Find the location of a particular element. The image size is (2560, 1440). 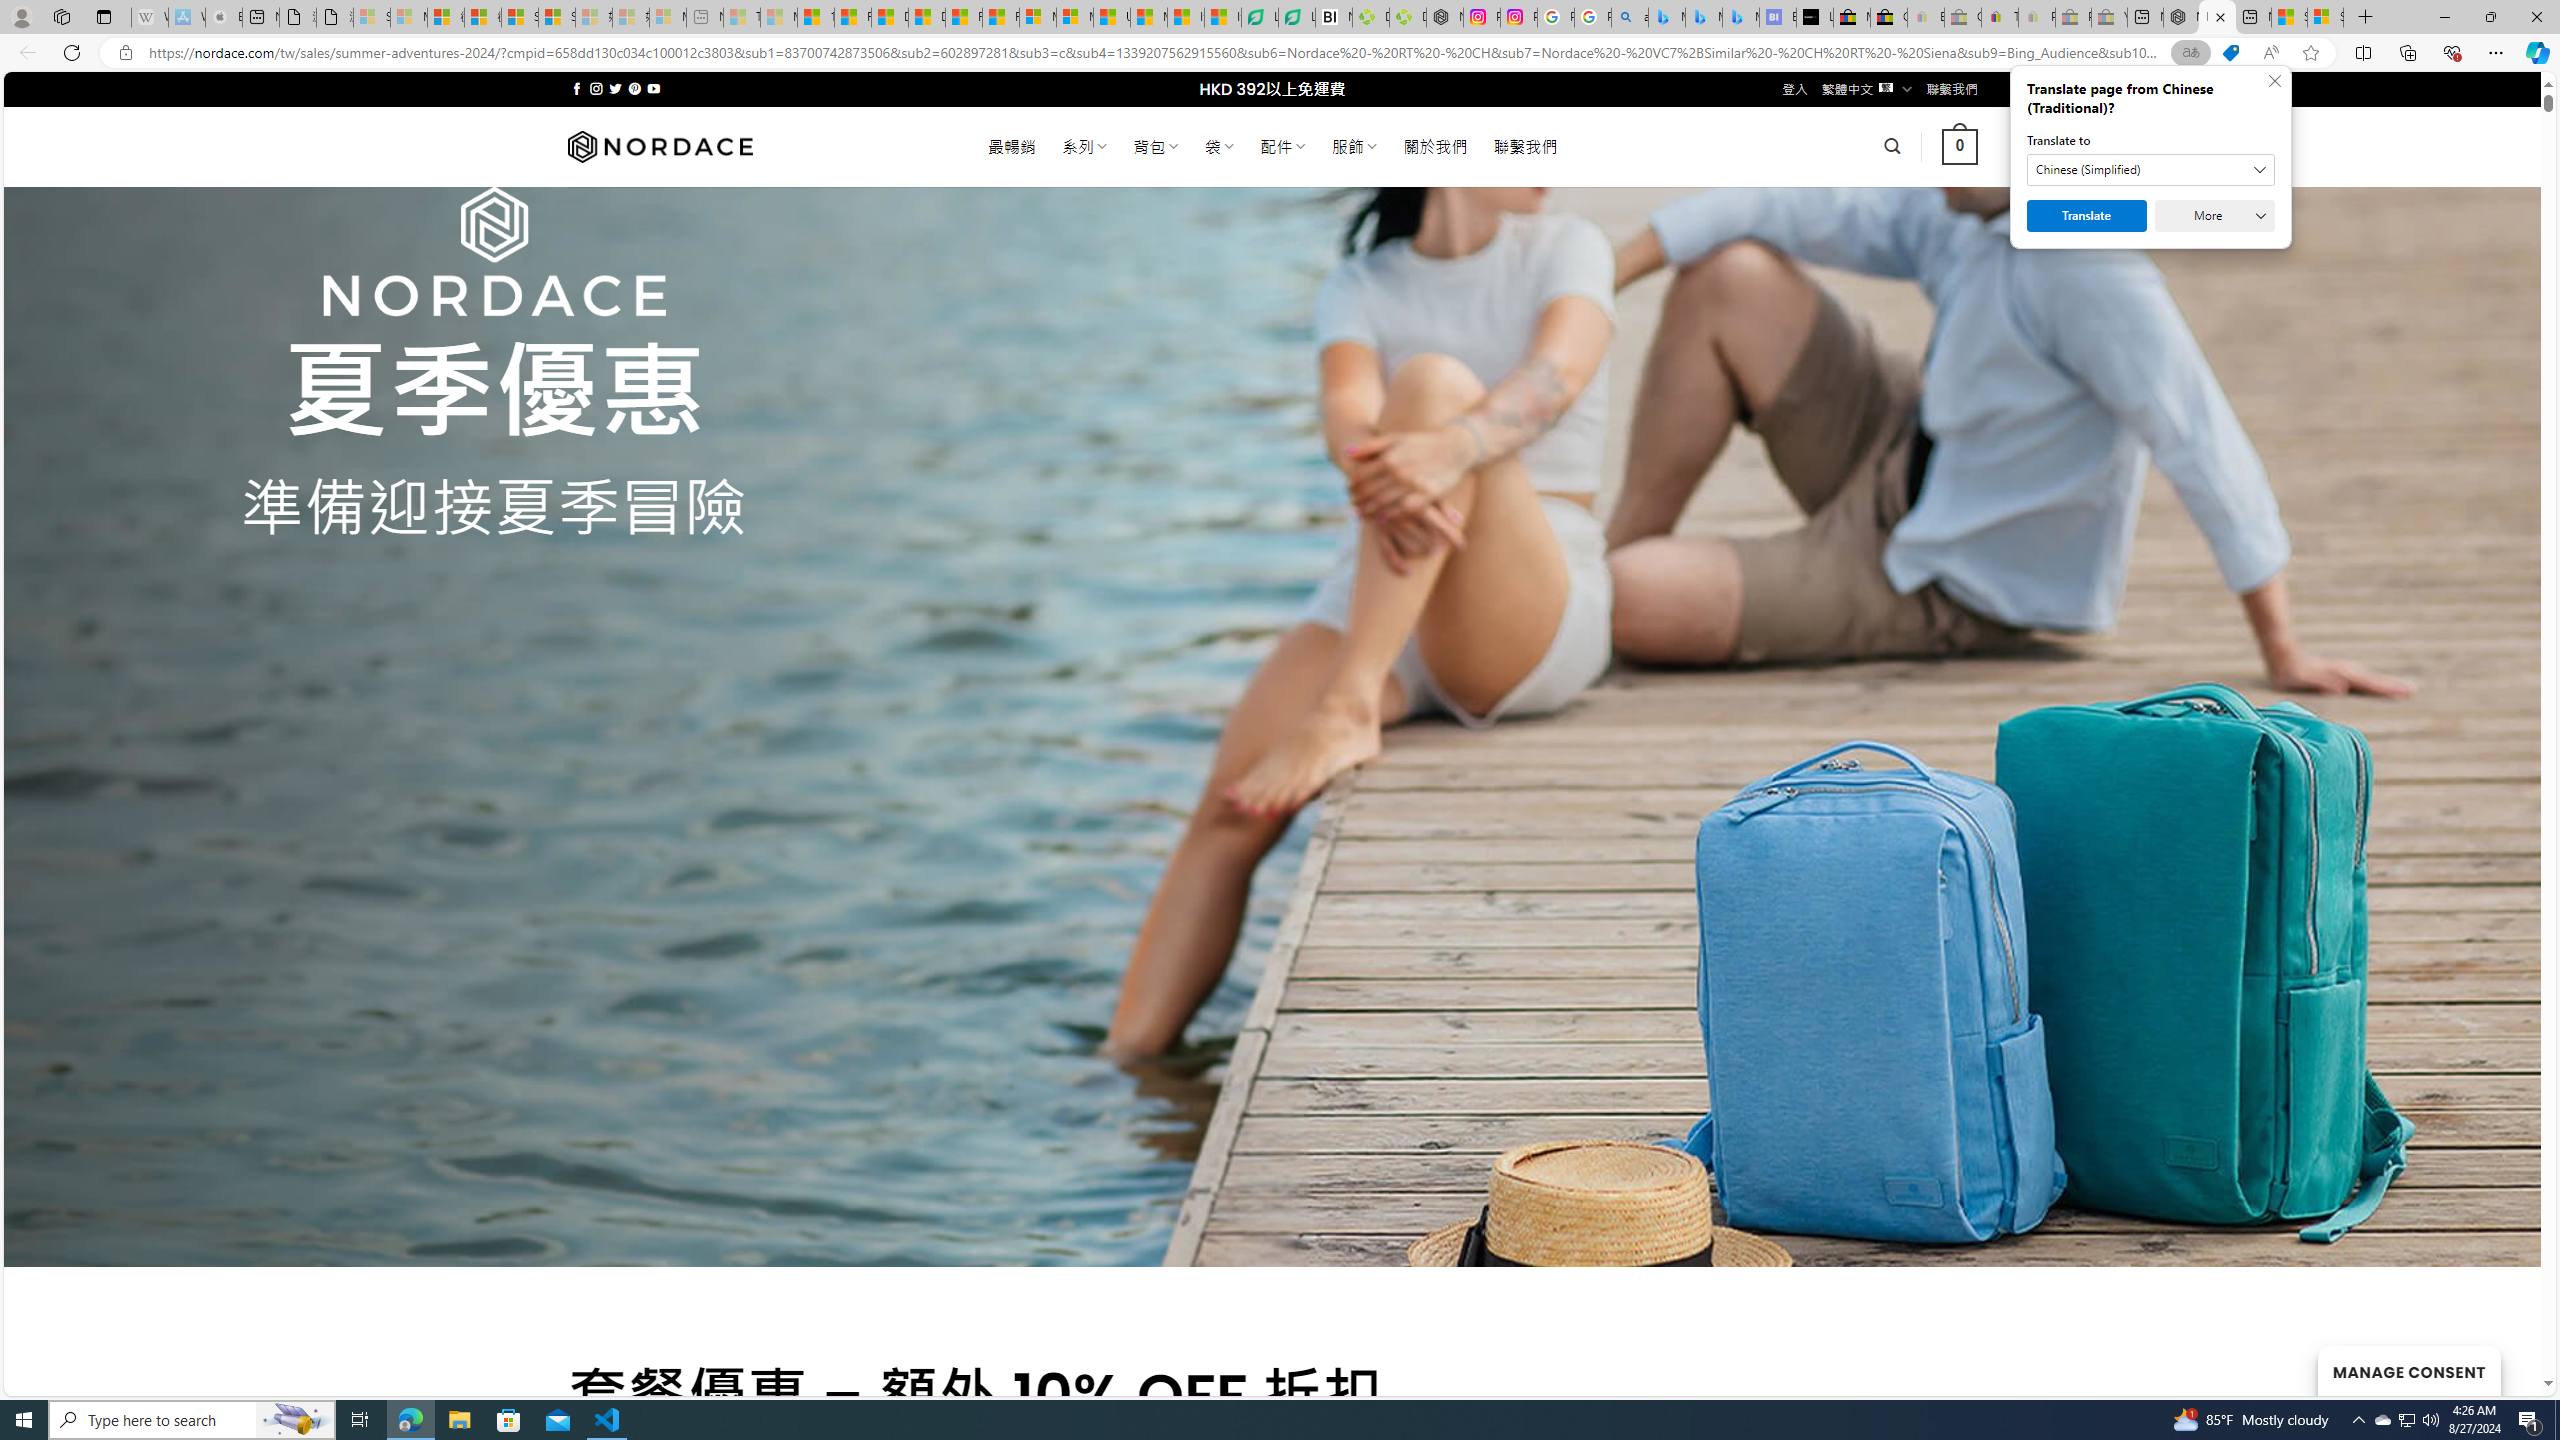

'Microsoft Bing Travel - Flights from Hong Kong to Bangkok' is located at coordinates (1667, 16).